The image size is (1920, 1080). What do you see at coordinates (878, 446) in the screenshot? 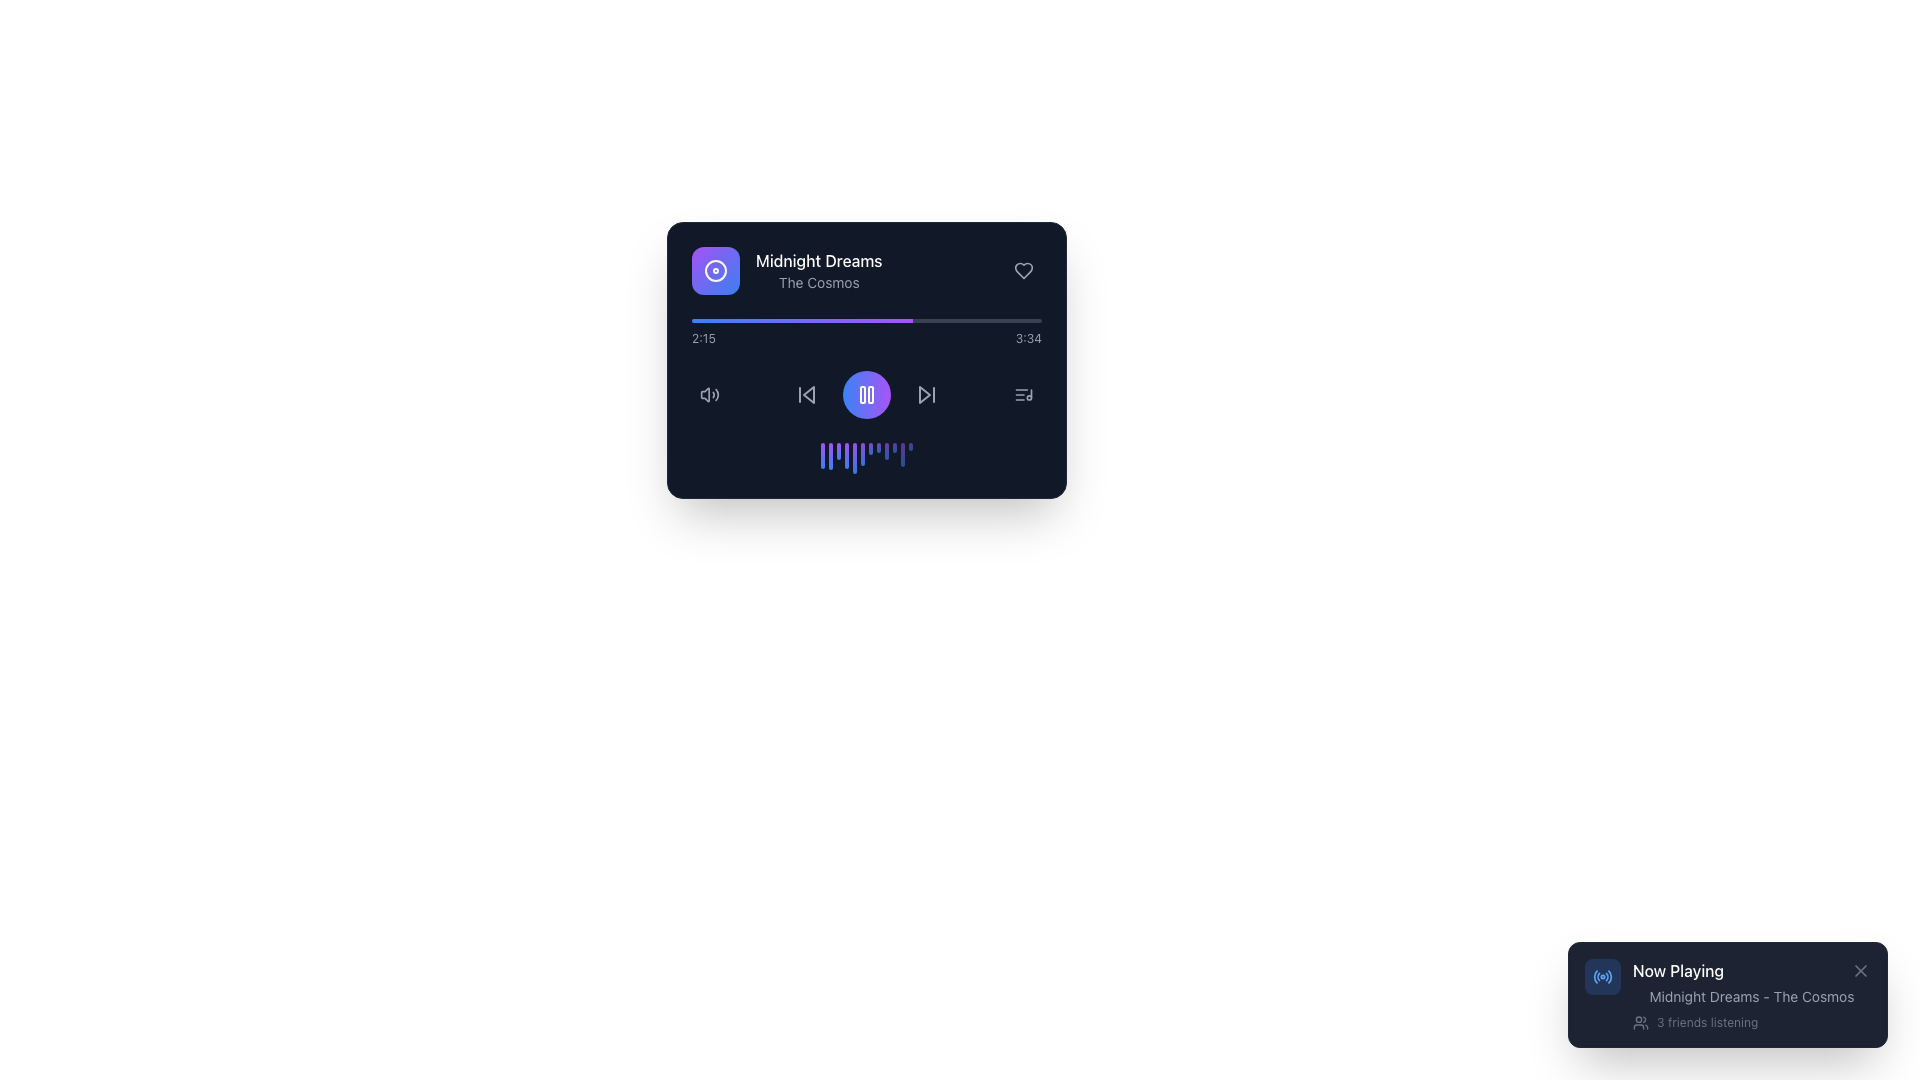
I see `the eighth waveform bar in the audio player interface to observe its dynamic visual response` at bounding box center [878, 446].